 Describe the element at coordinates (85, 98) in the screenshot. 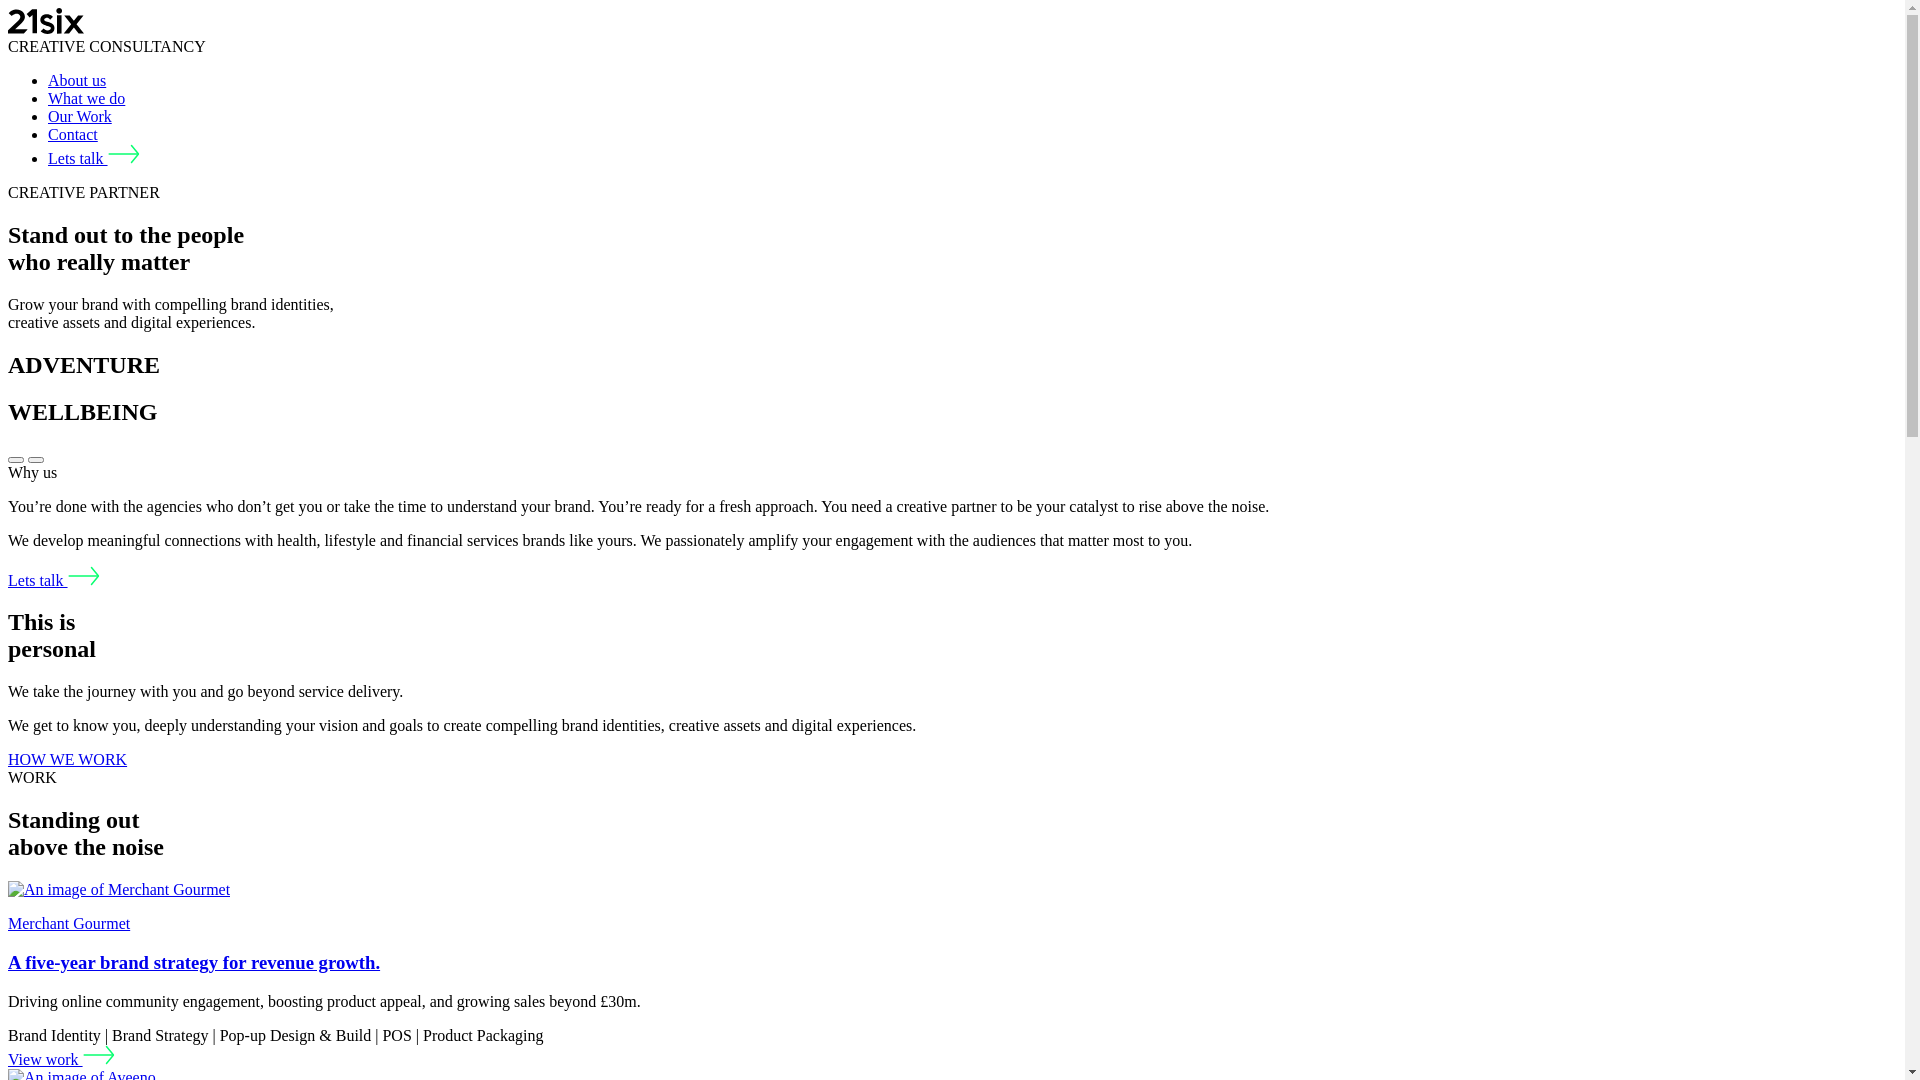

I see `'What we do'` at that location.